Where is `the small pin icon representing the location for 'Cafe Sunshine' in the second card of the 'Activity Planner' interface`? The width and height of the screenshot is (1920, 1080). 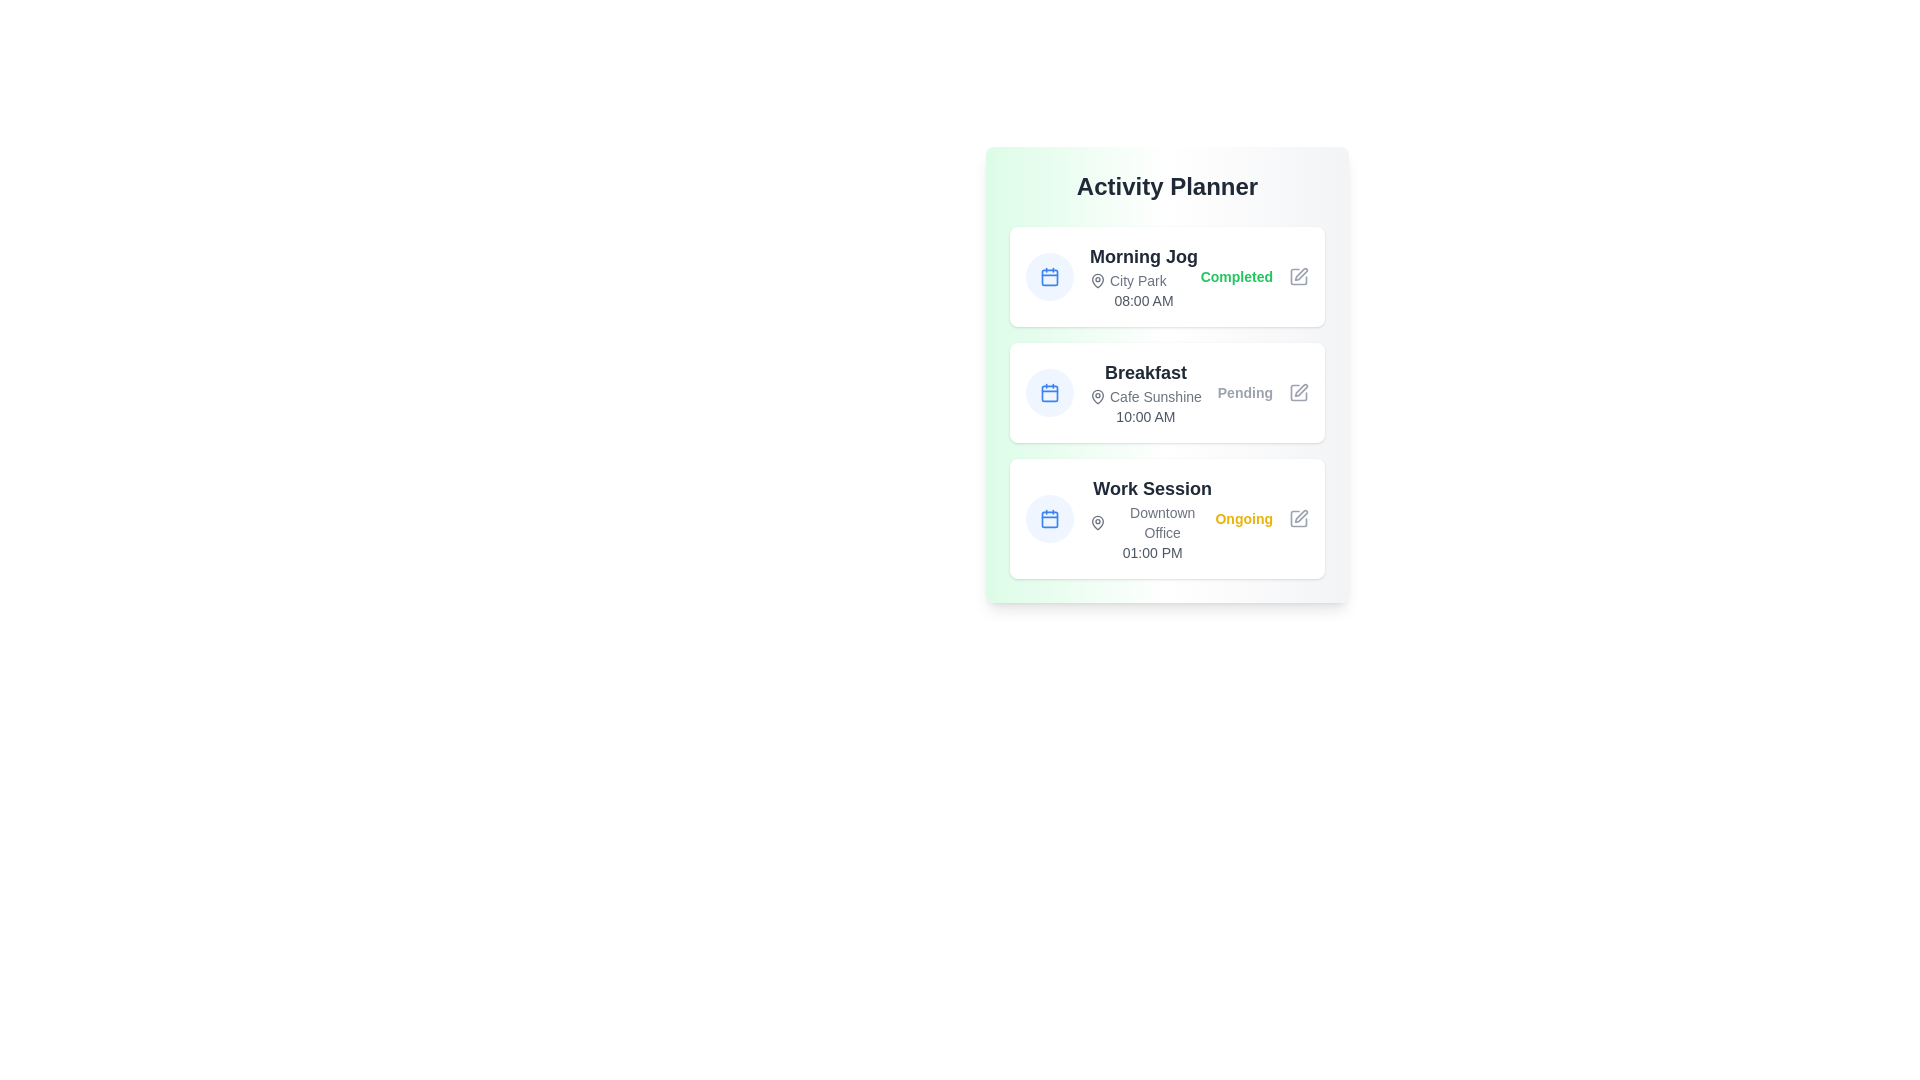 the small pin icon representing the location for 'Cafe Sunshine' in the second card of the 'Activity Planner' interface is located at coordinates (1097, 397).